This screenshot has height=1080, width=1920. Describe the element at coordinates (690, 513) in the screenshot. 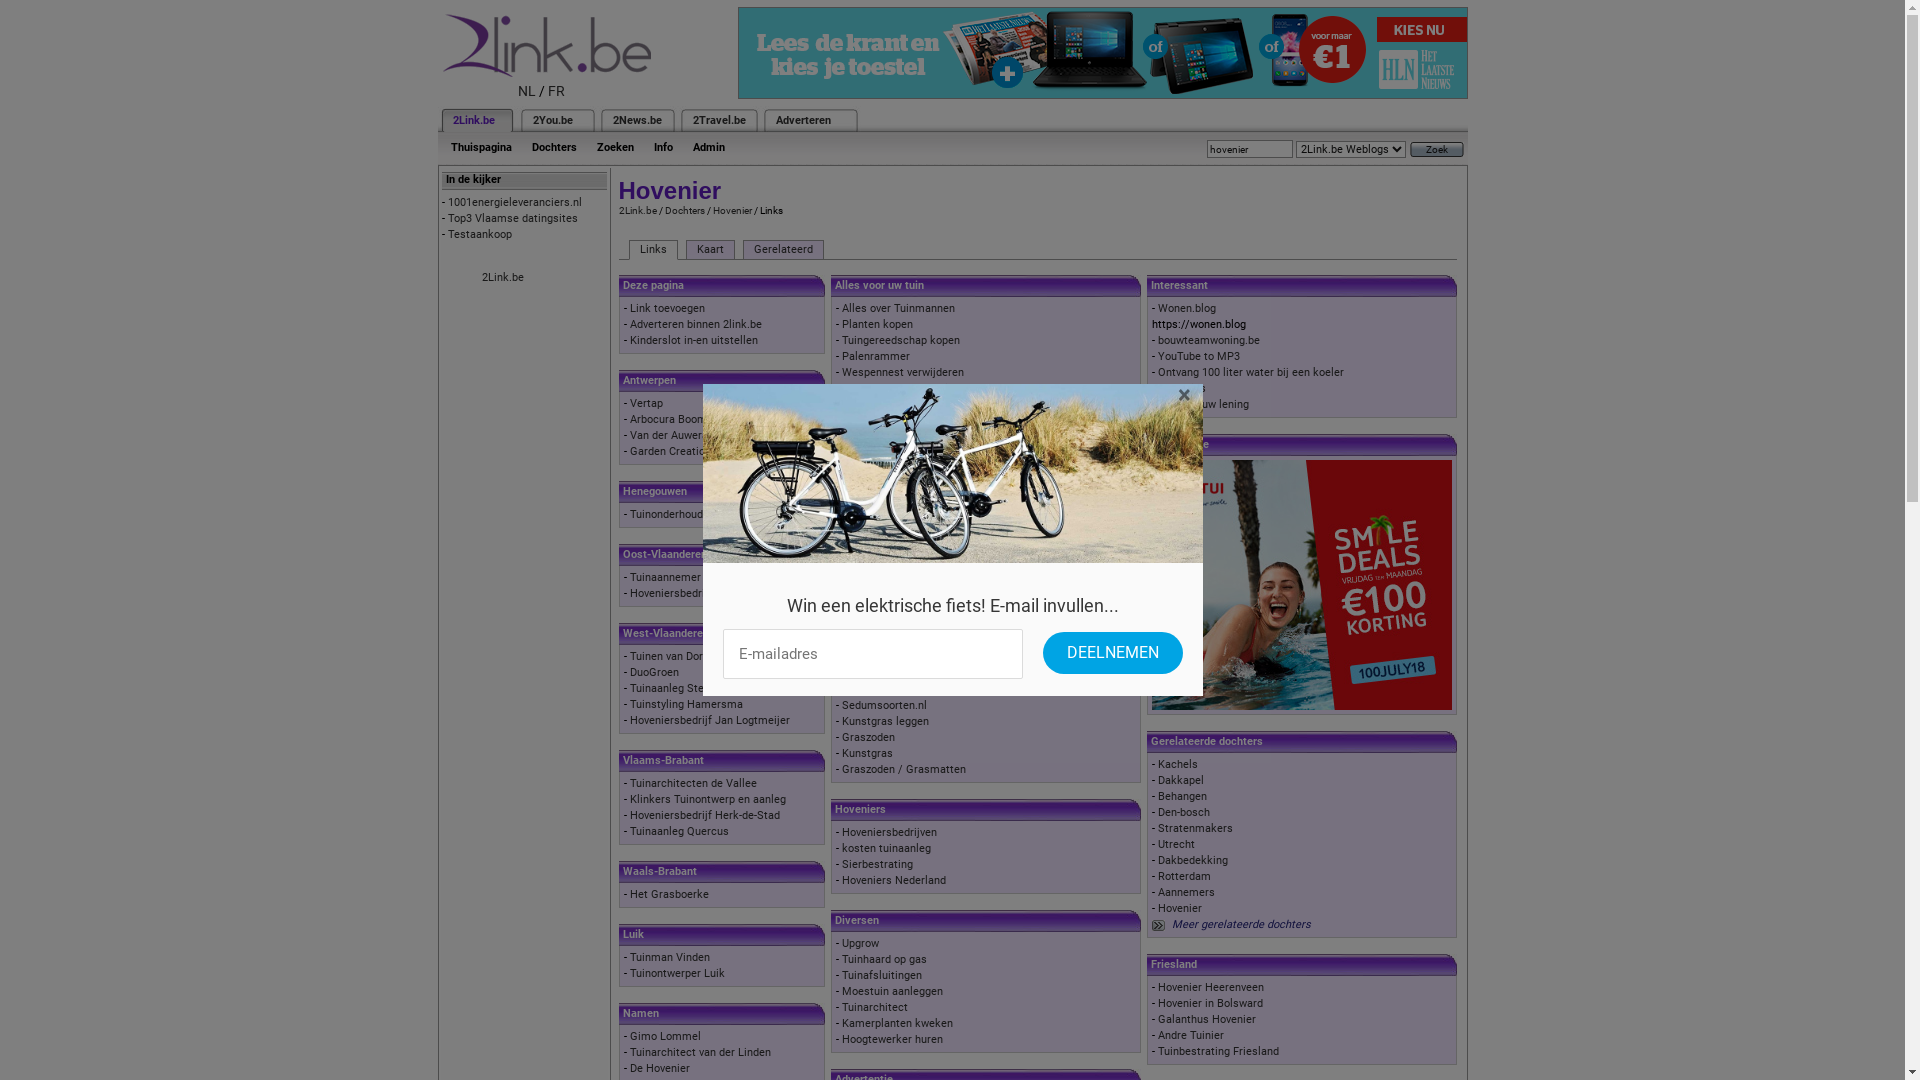

I see `'Tuinonderhoud Charleroi'` at that location.